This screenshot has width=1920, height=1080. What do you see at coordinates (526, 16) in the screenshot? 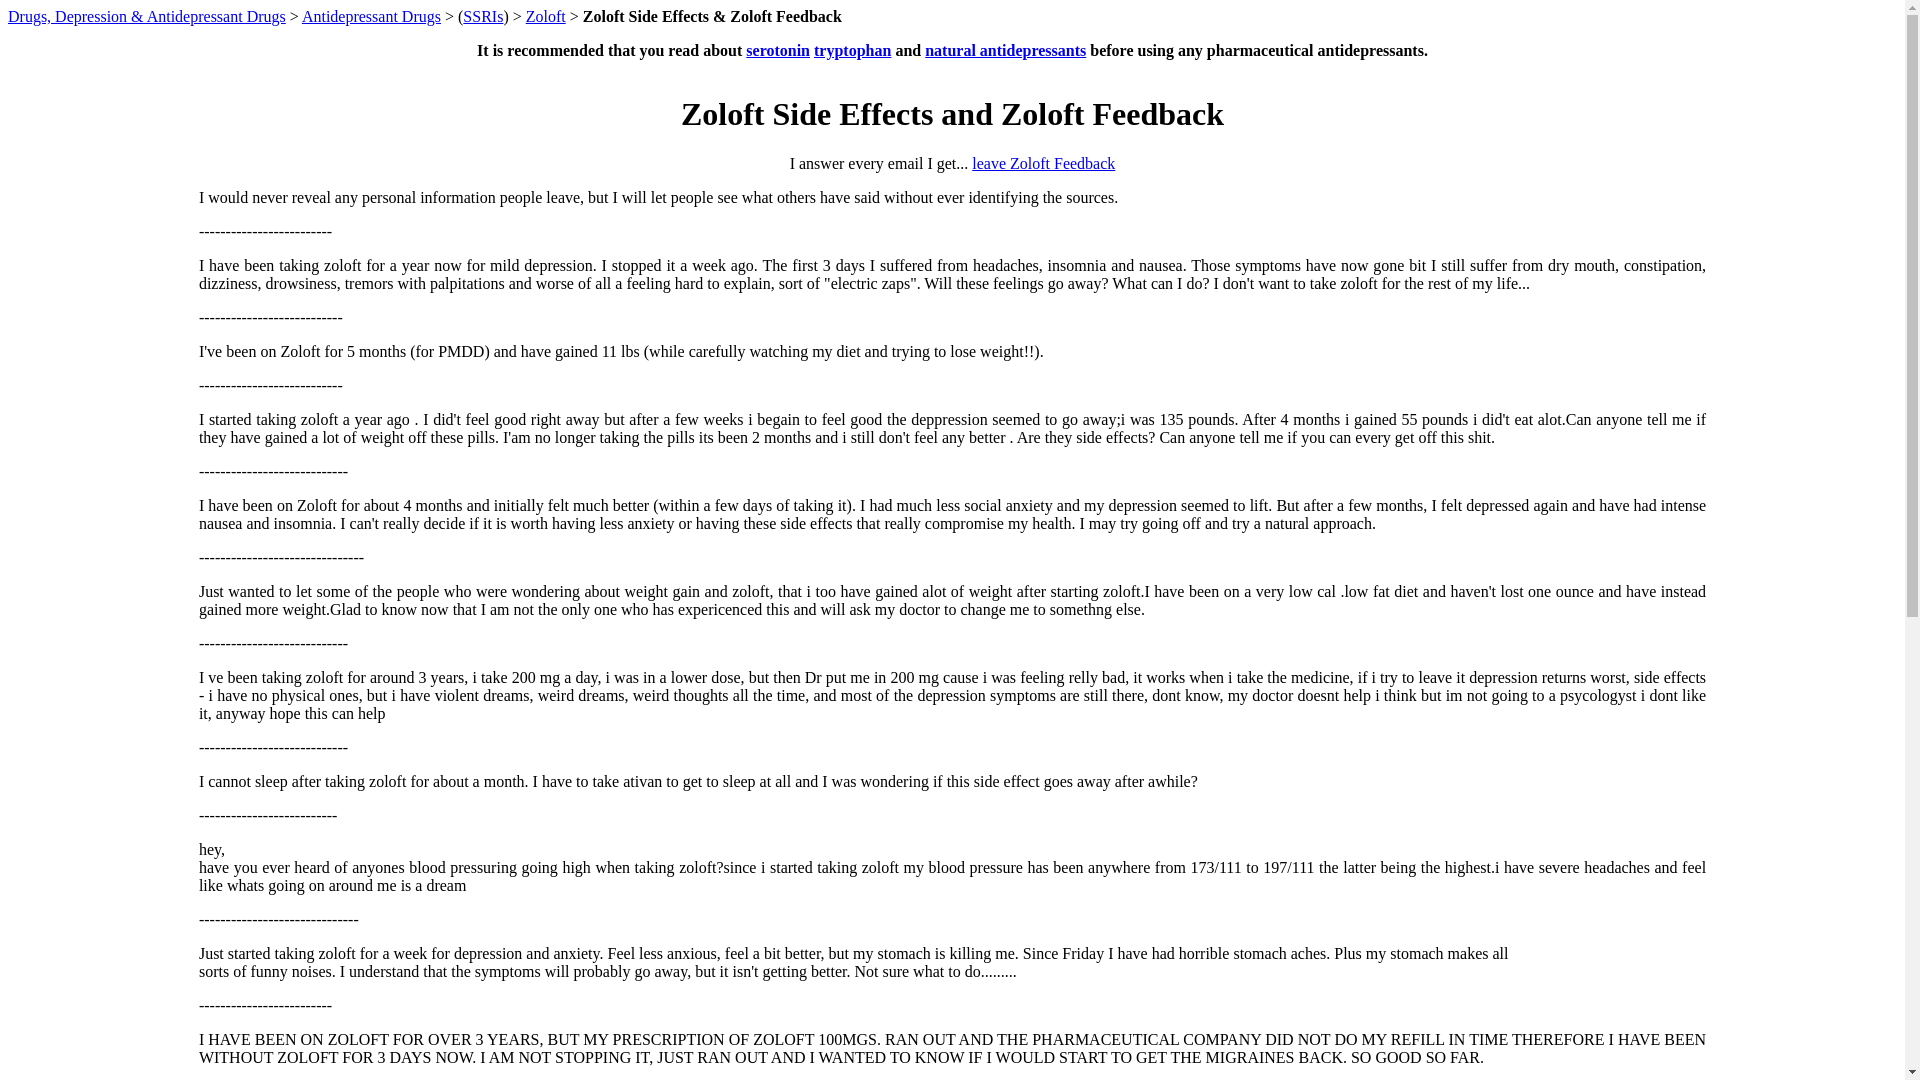
I see `'Zoloft'` at bounding box center [526, 16].